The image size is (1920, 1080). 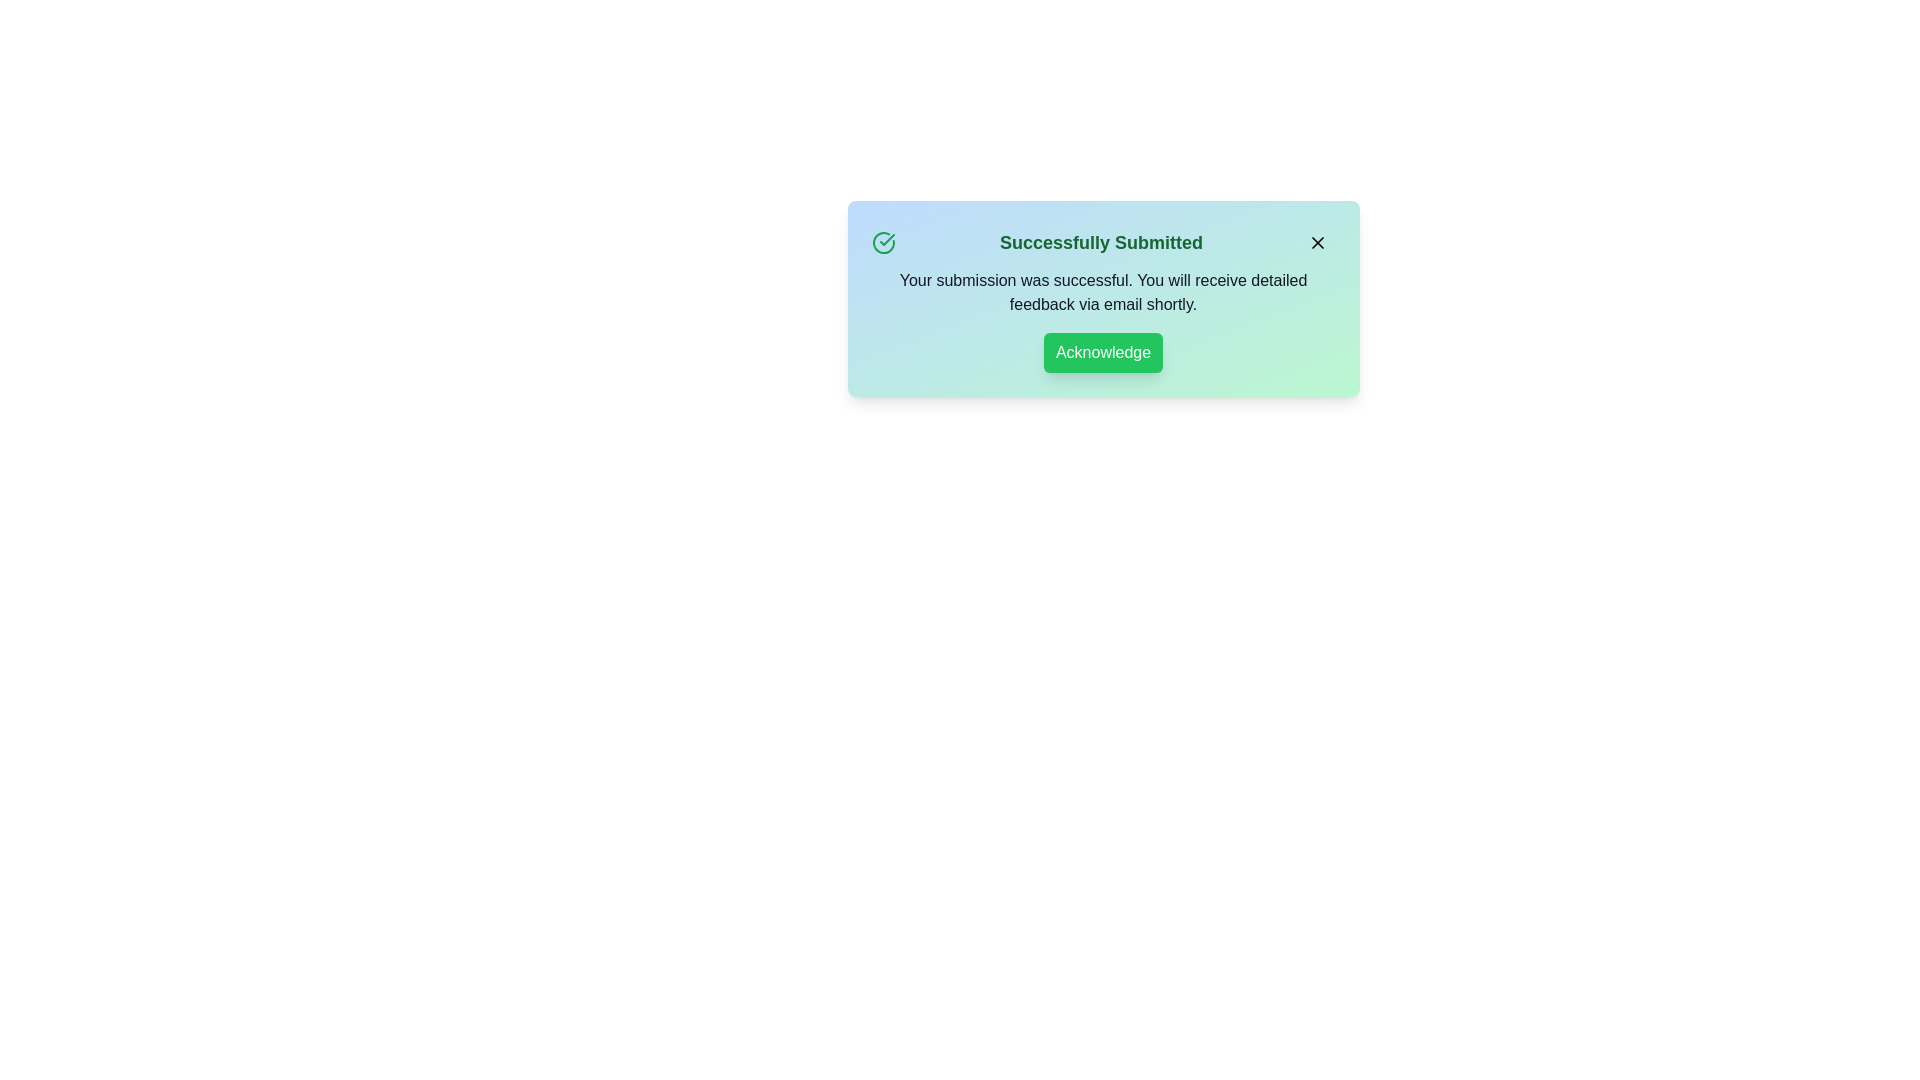 What do you see at coordinates (1317, 242) in the screenshot?
I see `the close button to dismiss the notification` at bounding box center [1317, 242].